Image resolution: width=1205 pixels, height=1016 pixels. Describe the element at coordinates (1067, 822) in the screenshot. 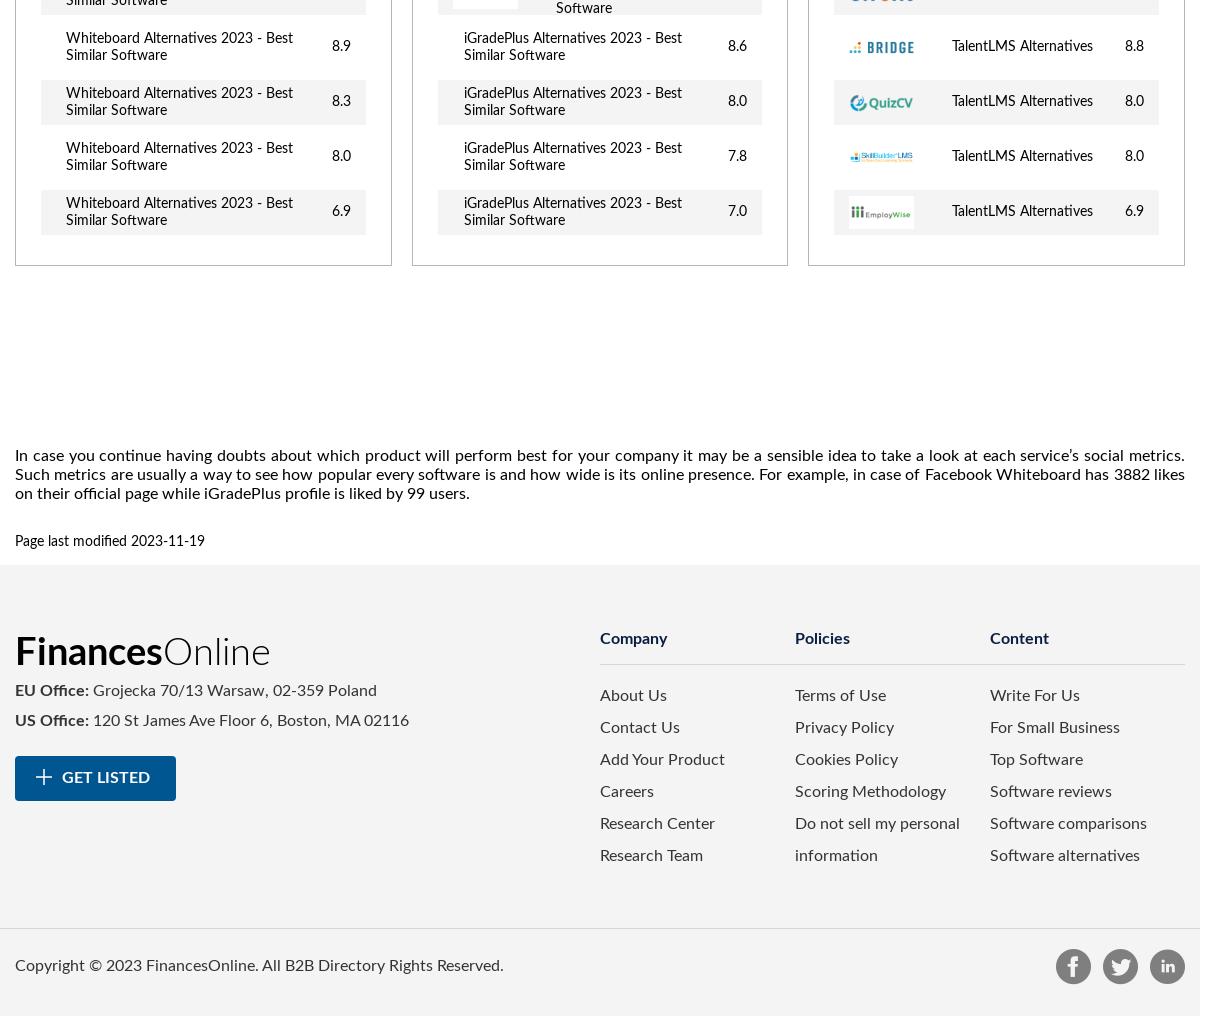

I see `'Software comparisons'` at that location.